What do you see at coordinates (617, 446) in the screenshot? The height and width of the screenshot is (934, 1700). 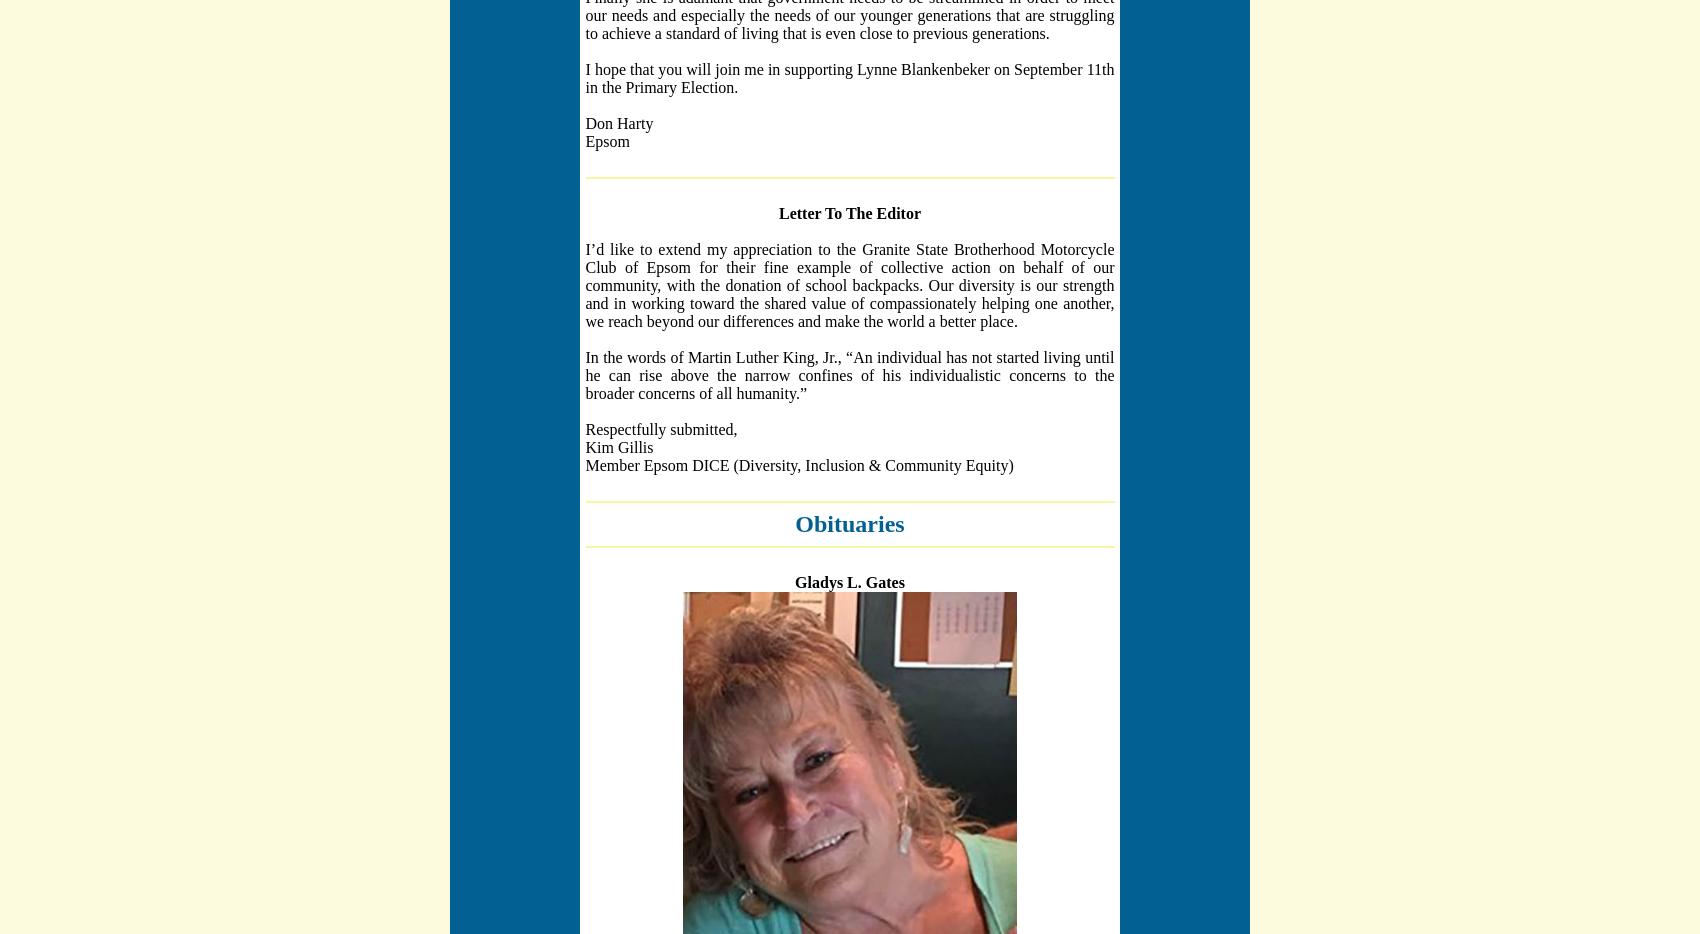 I see `'Kim Gillis'` at bounding box center [617, 446].